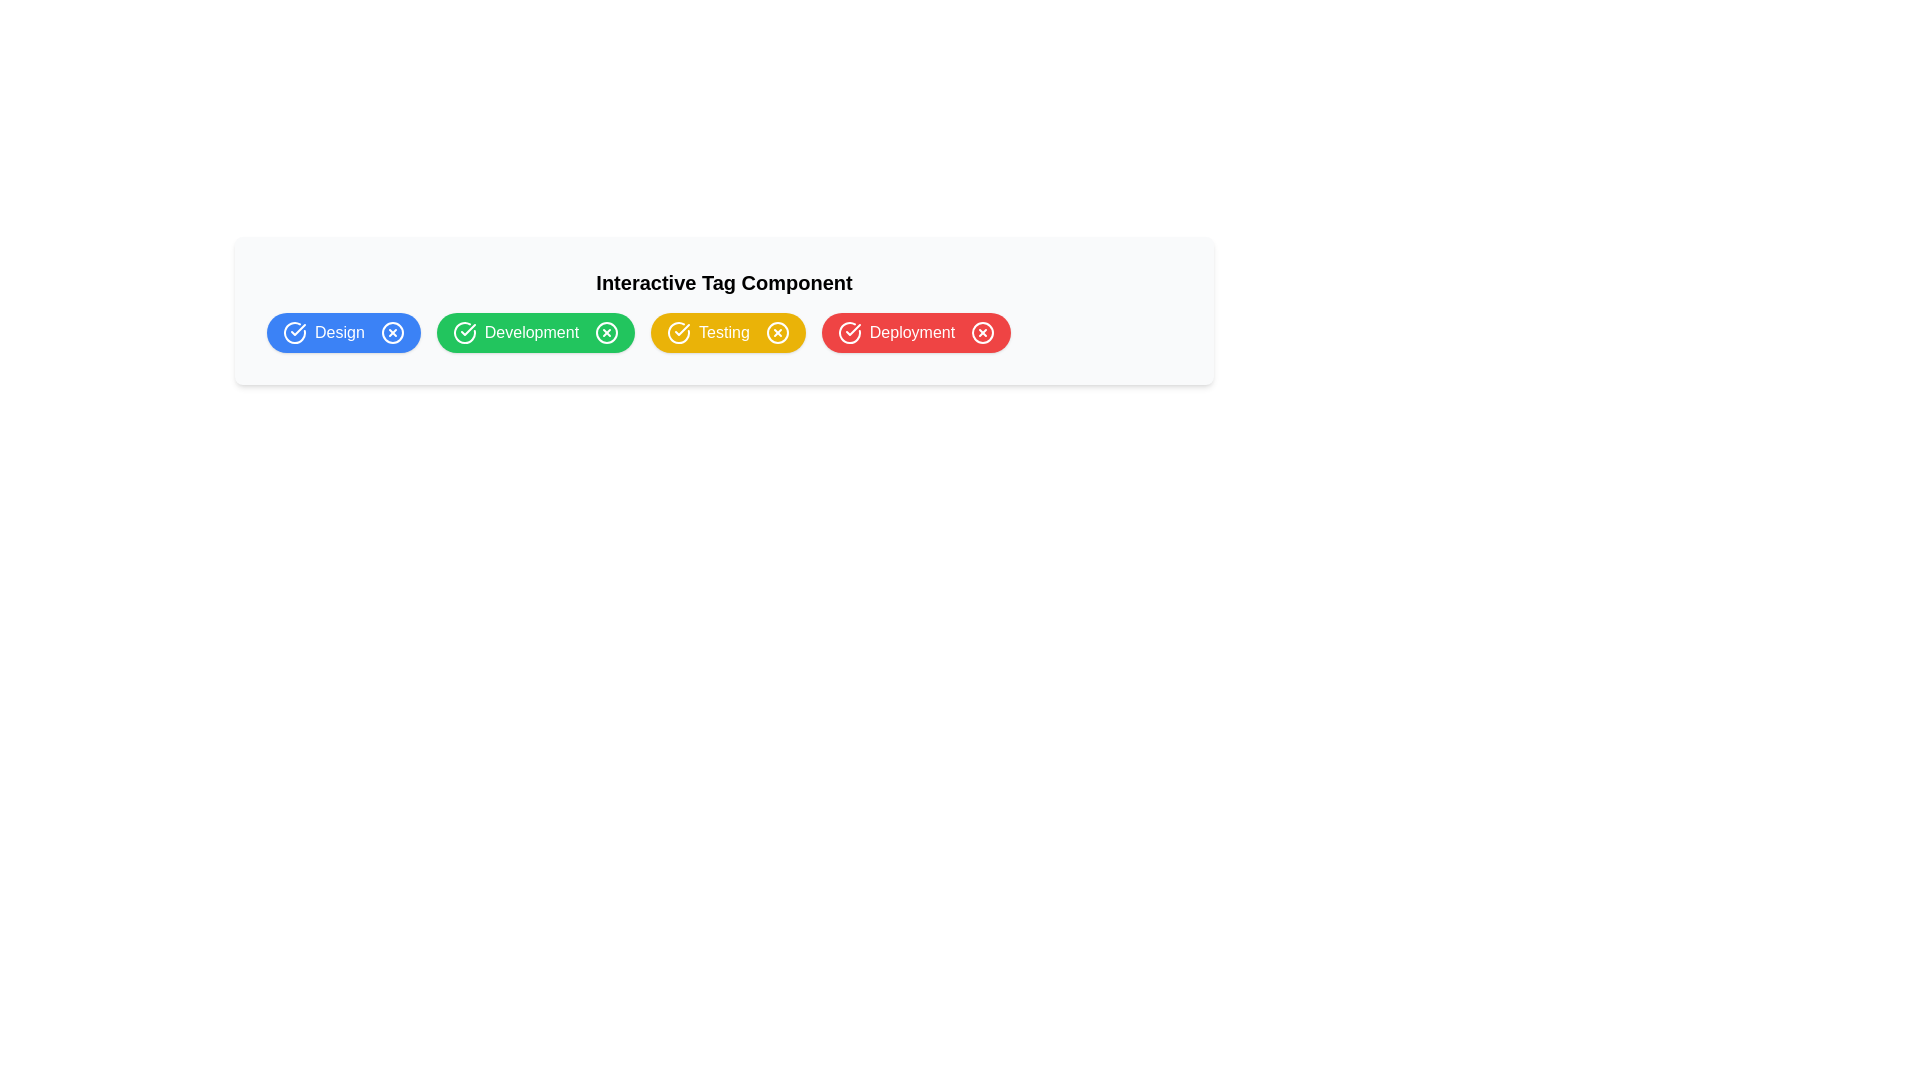  Describe the element at coordinates (532, 331) in the screenshot. I see `the text label displaying 'Development' in white on a green background, which is part of a rounded rectangular button located between the 'Design' and 'Testing' buttons` at that location.